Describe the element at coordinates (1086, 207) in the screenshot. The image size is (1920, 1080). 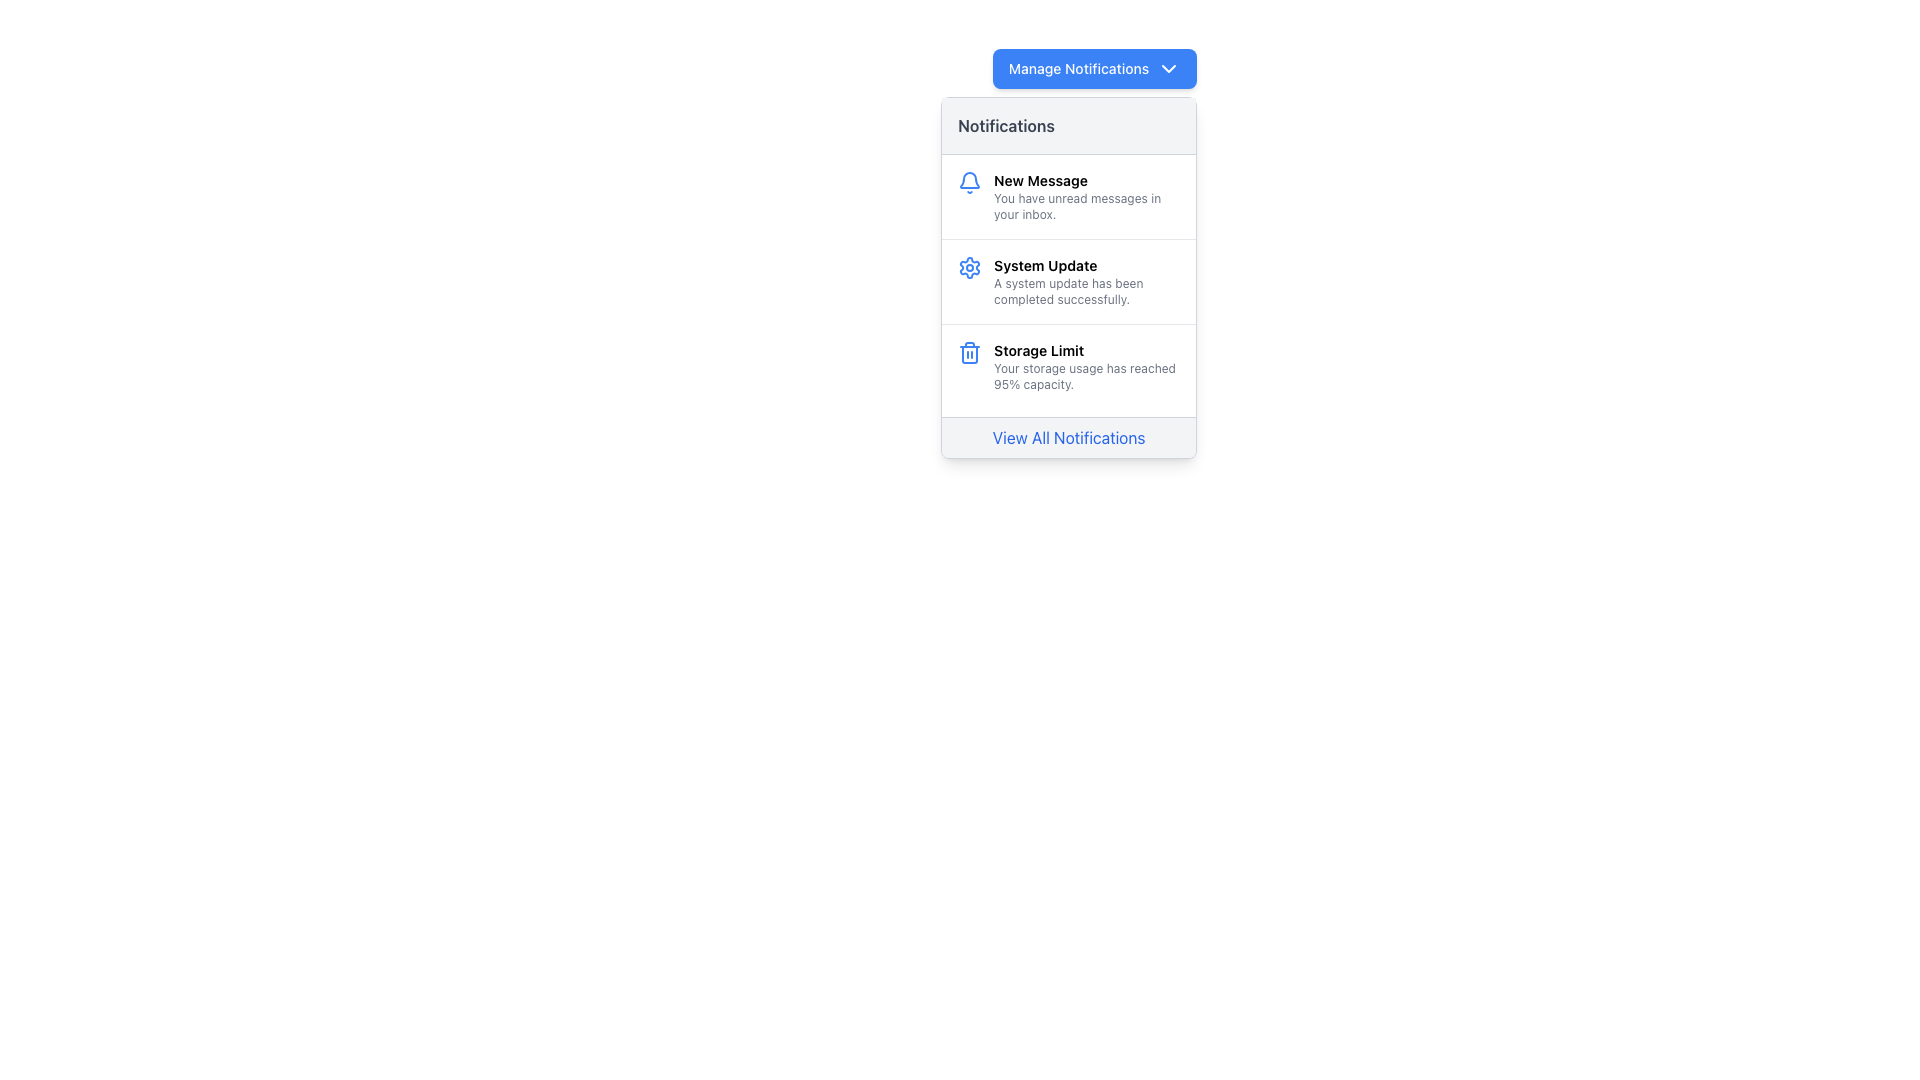
I see `text content of the gray text label displaying 'You have unread messages in your inbox', which is located below the 'New Message' text in the notification card` at that location.